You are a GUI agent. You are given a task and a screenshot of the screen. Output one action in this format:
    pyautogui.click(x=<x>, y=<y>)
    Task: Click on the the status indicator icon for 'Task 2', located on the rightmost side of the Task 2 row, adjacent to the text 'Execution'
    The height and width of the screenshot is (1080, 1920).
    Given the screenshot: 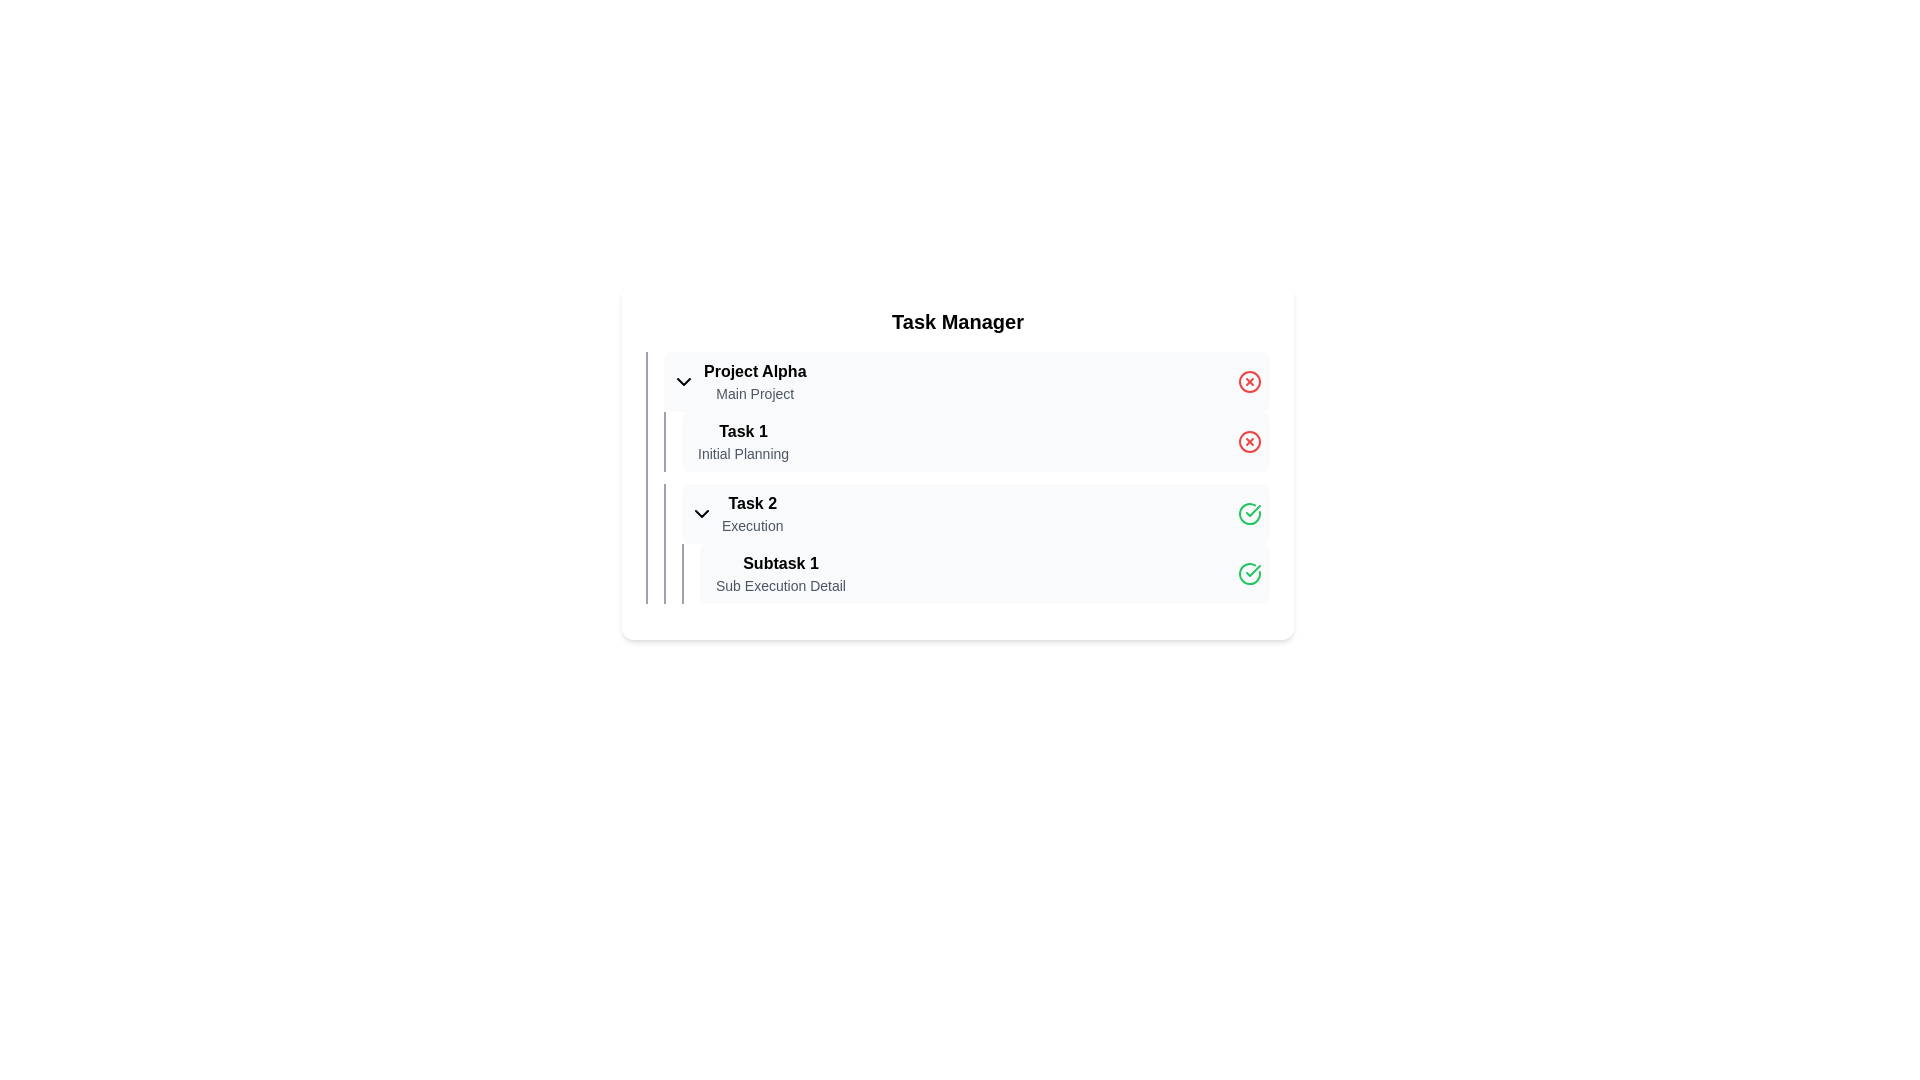 What is the action you would take?
    pyautogui.click(x=1248, y=512)
    